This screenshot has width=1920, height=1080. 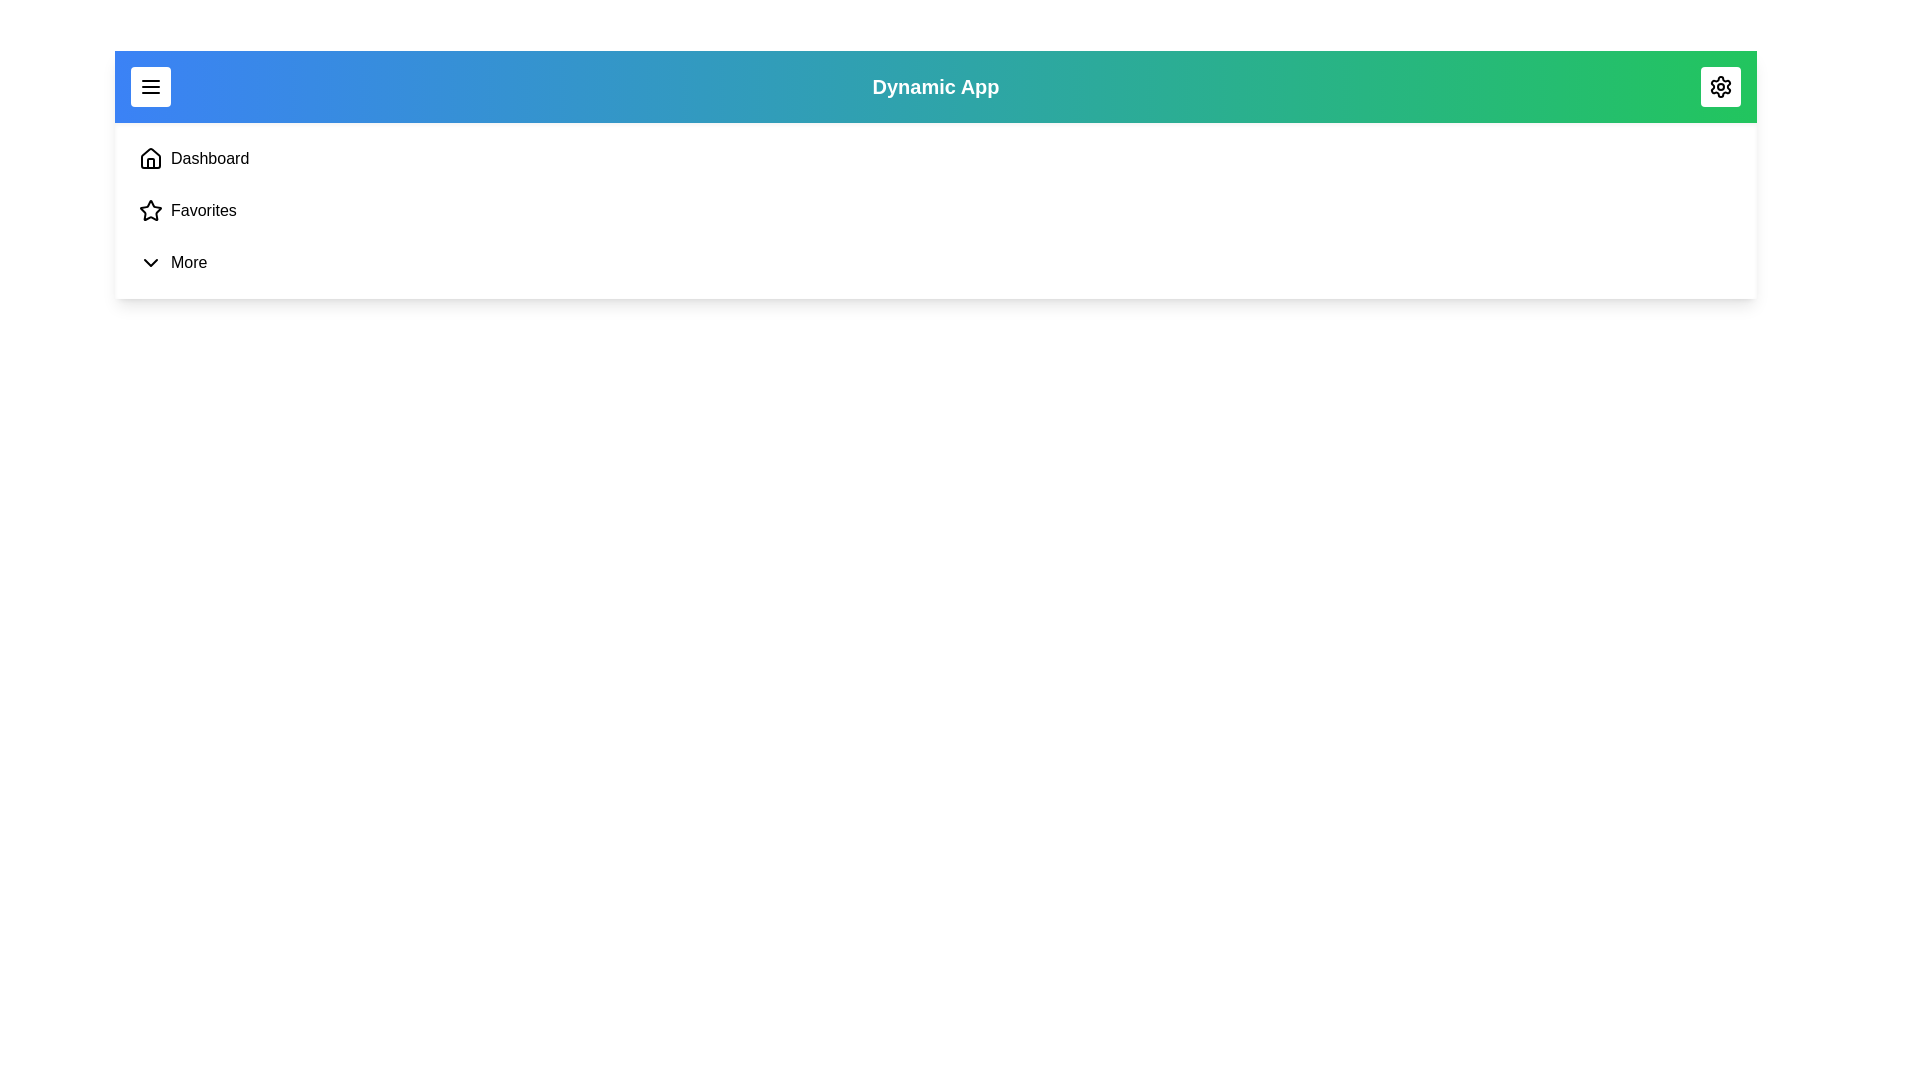 I want to click on the settings button located on the right side of the app bar, so click(x=1720, y=86).